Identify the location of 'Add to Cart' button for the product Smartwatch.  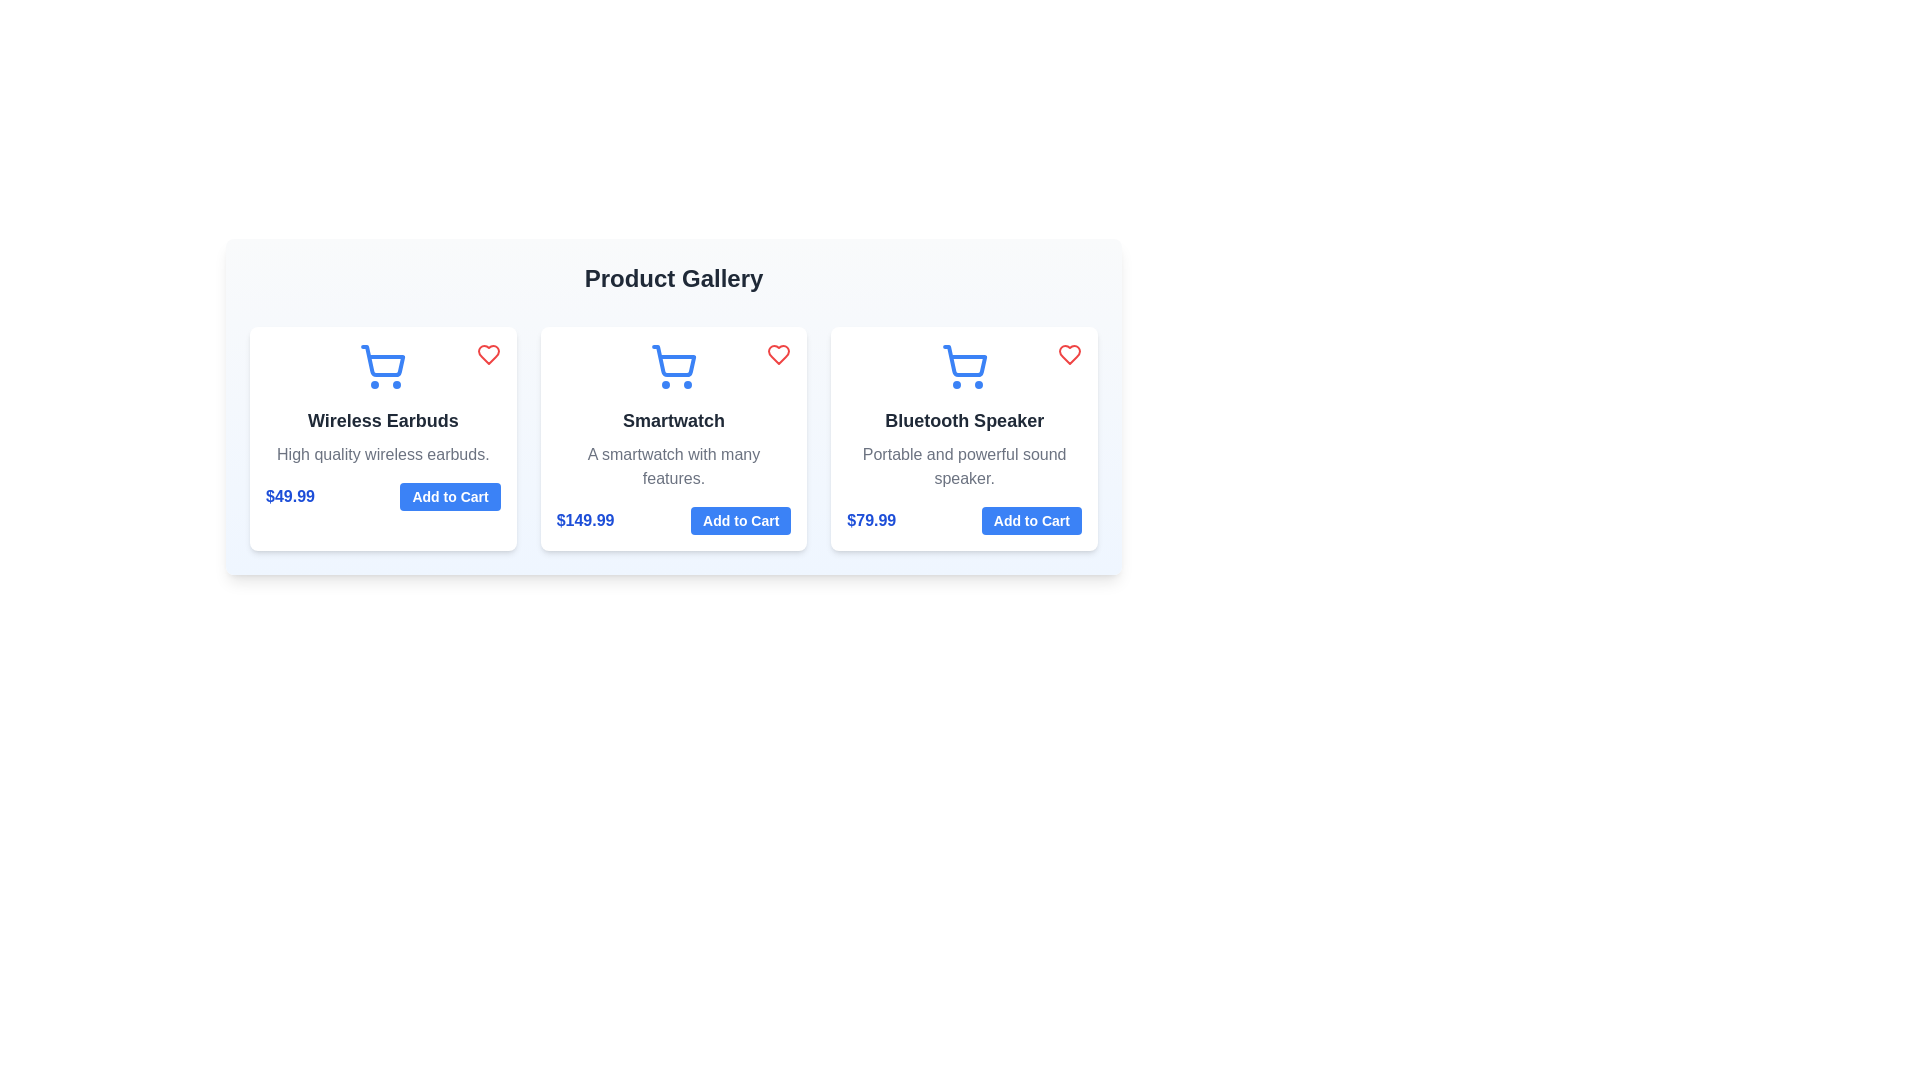
(740, 519).